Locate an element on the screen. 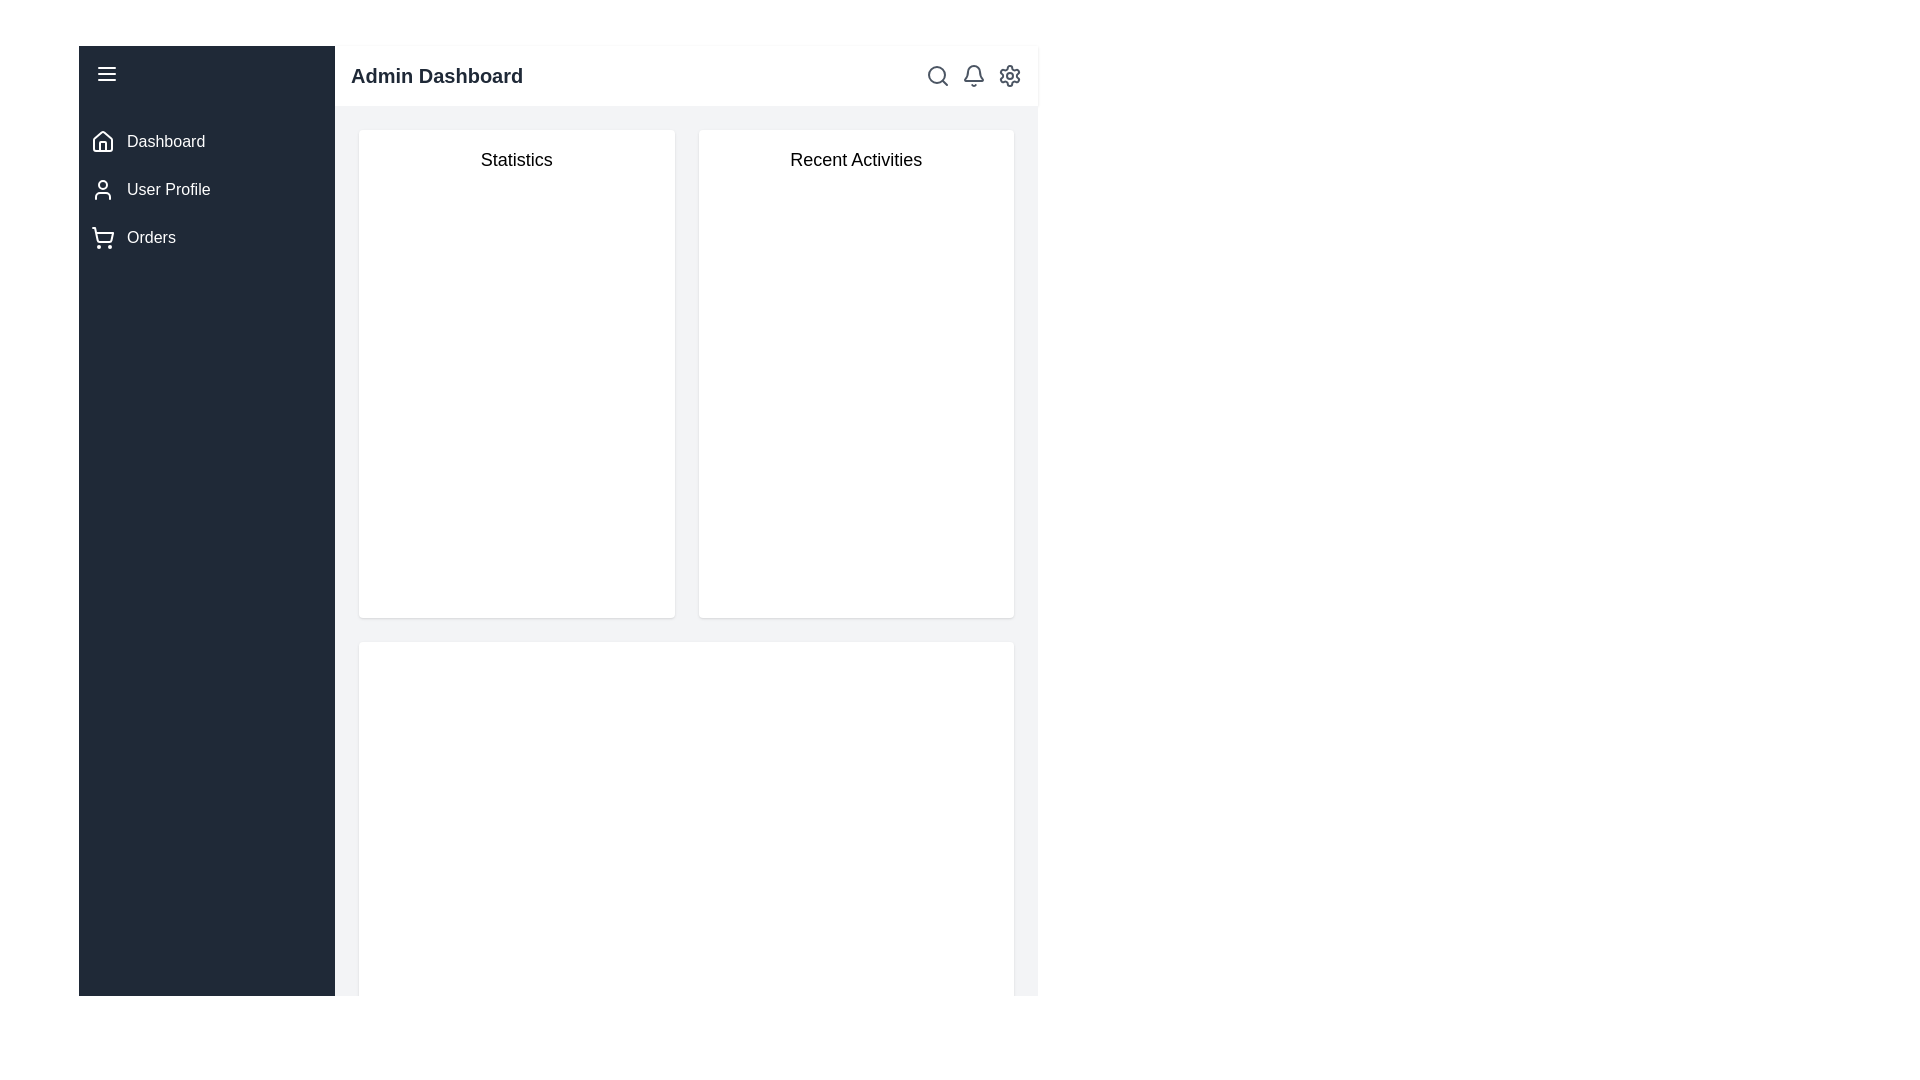 This screenshot has height=1080, width=1920. the second item in the vertical list of navigation options, which is likely for accessing the user profile section is located at coordinates (206, 189).